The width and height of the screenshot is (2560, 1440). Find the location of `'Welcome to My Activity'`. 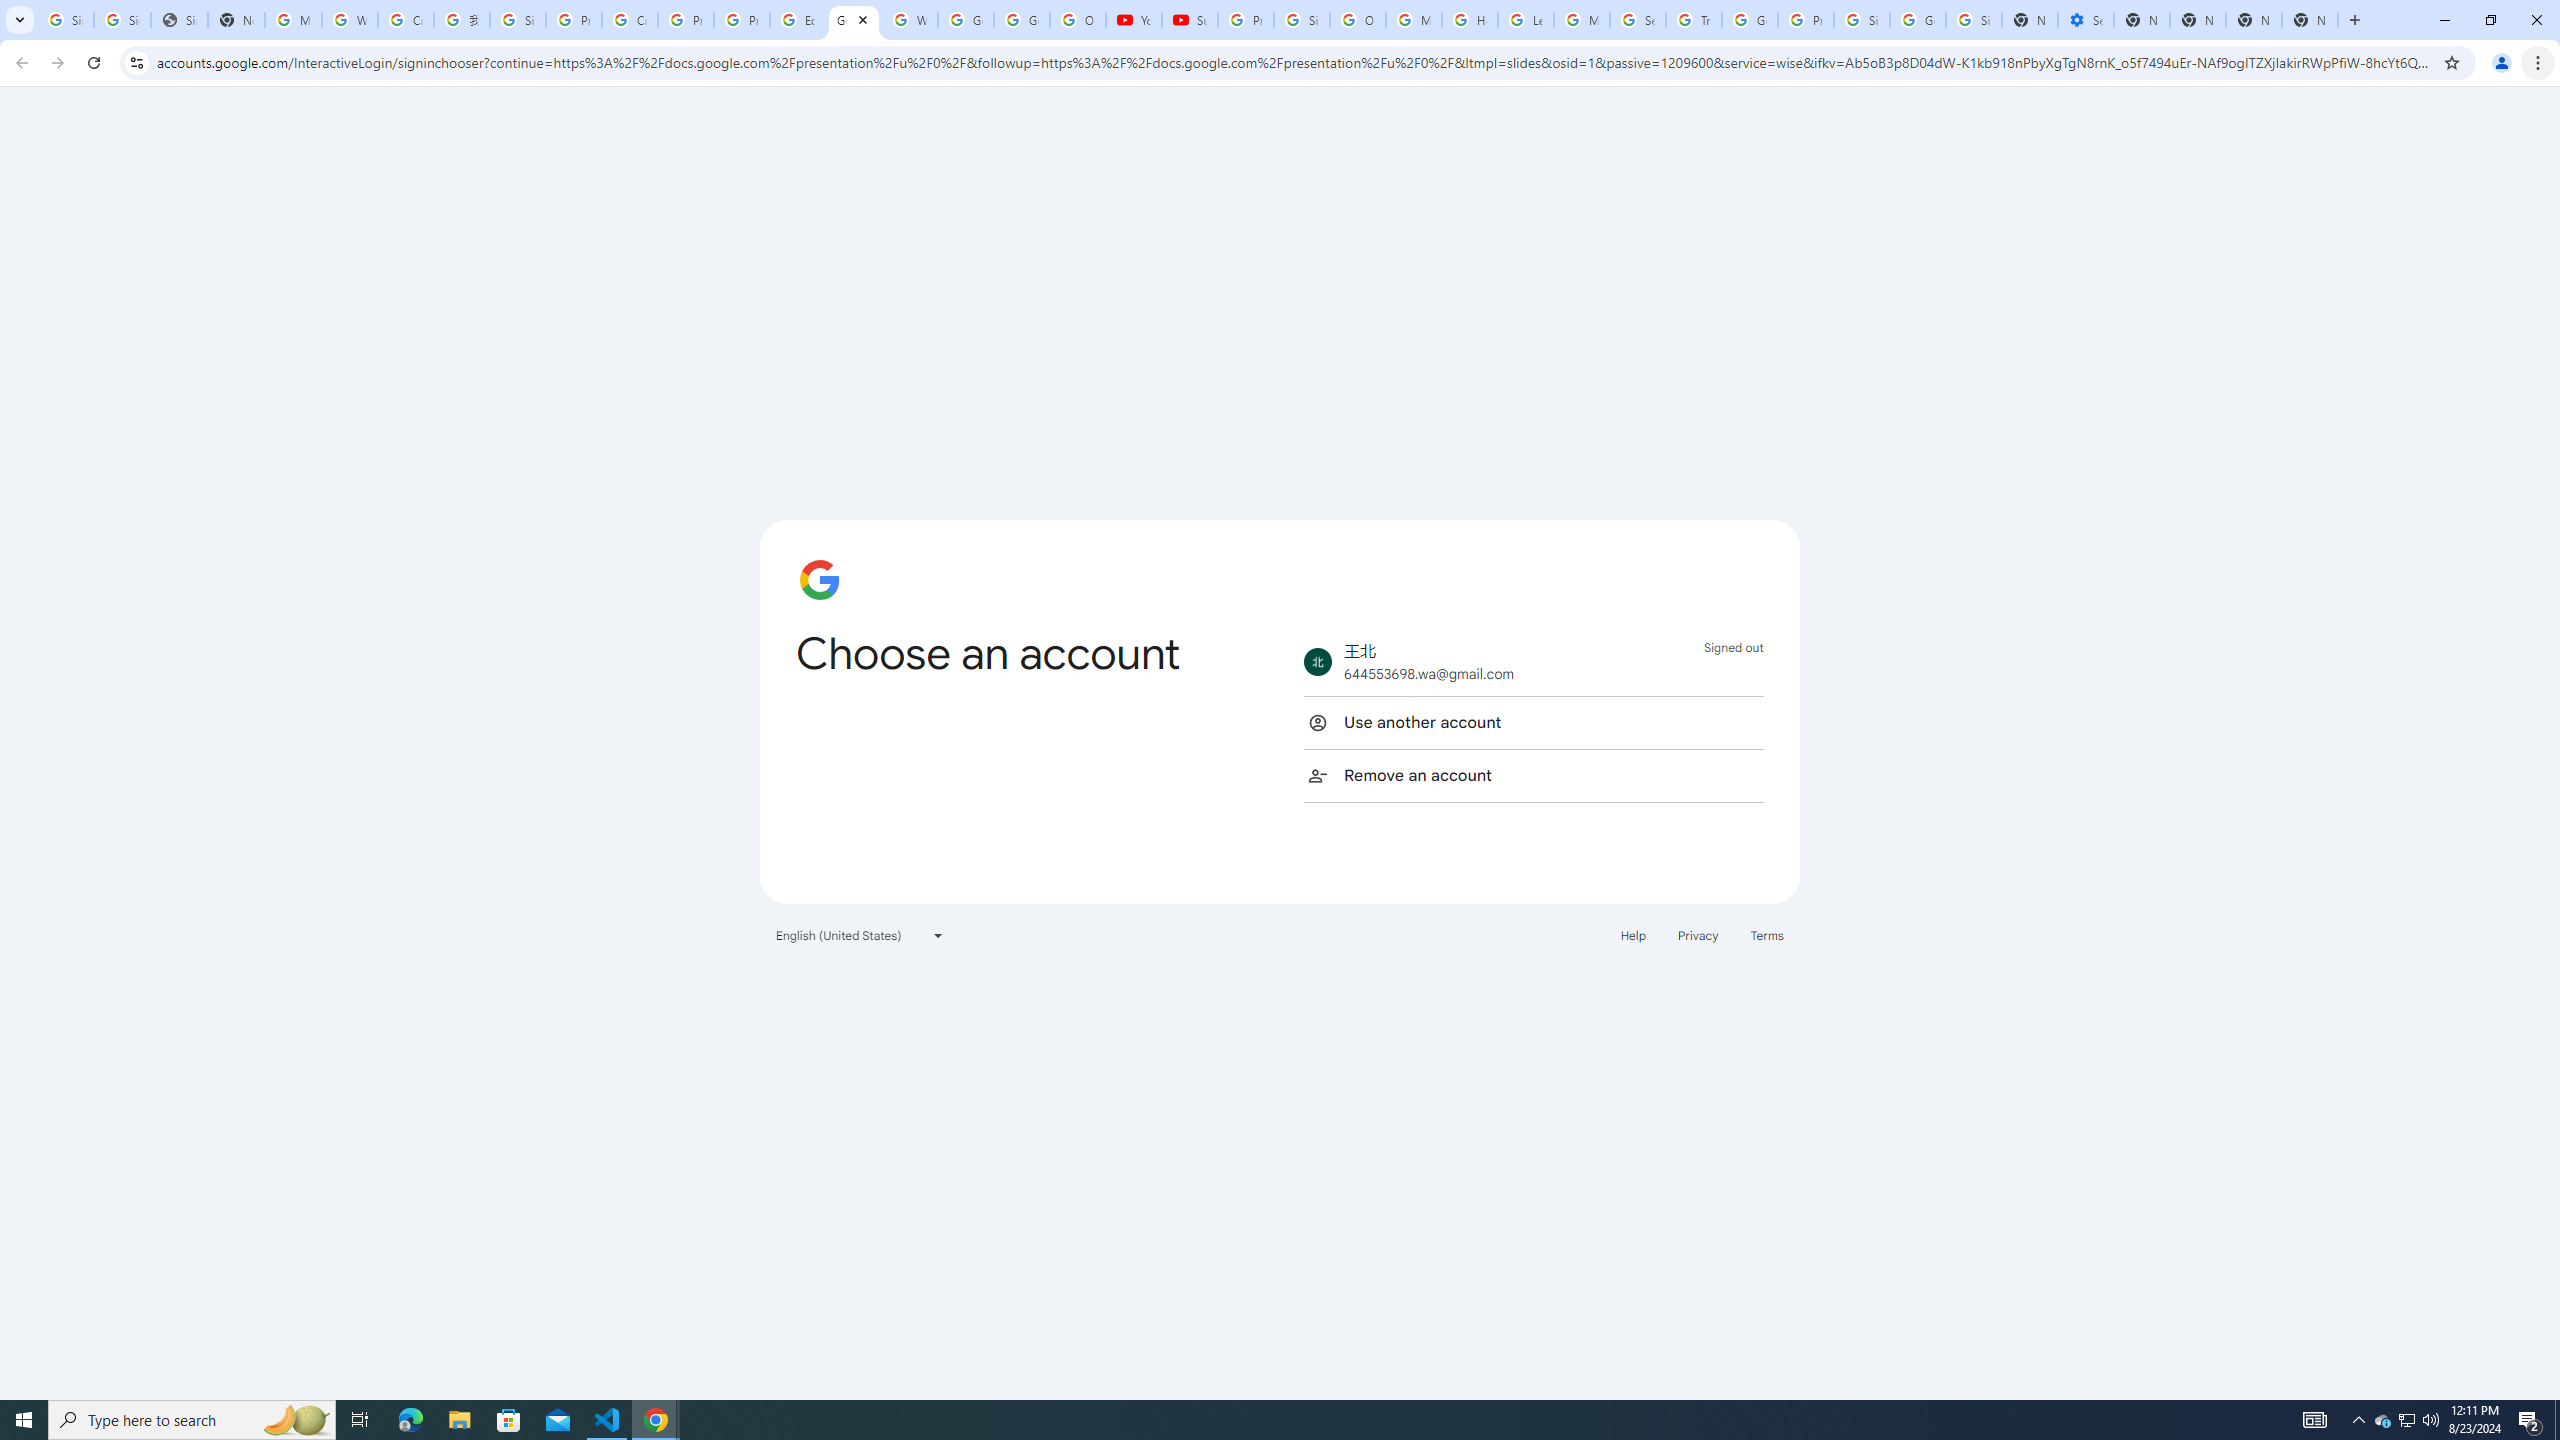

'Welcome to My Activity' is located at coordinates (909, 19).